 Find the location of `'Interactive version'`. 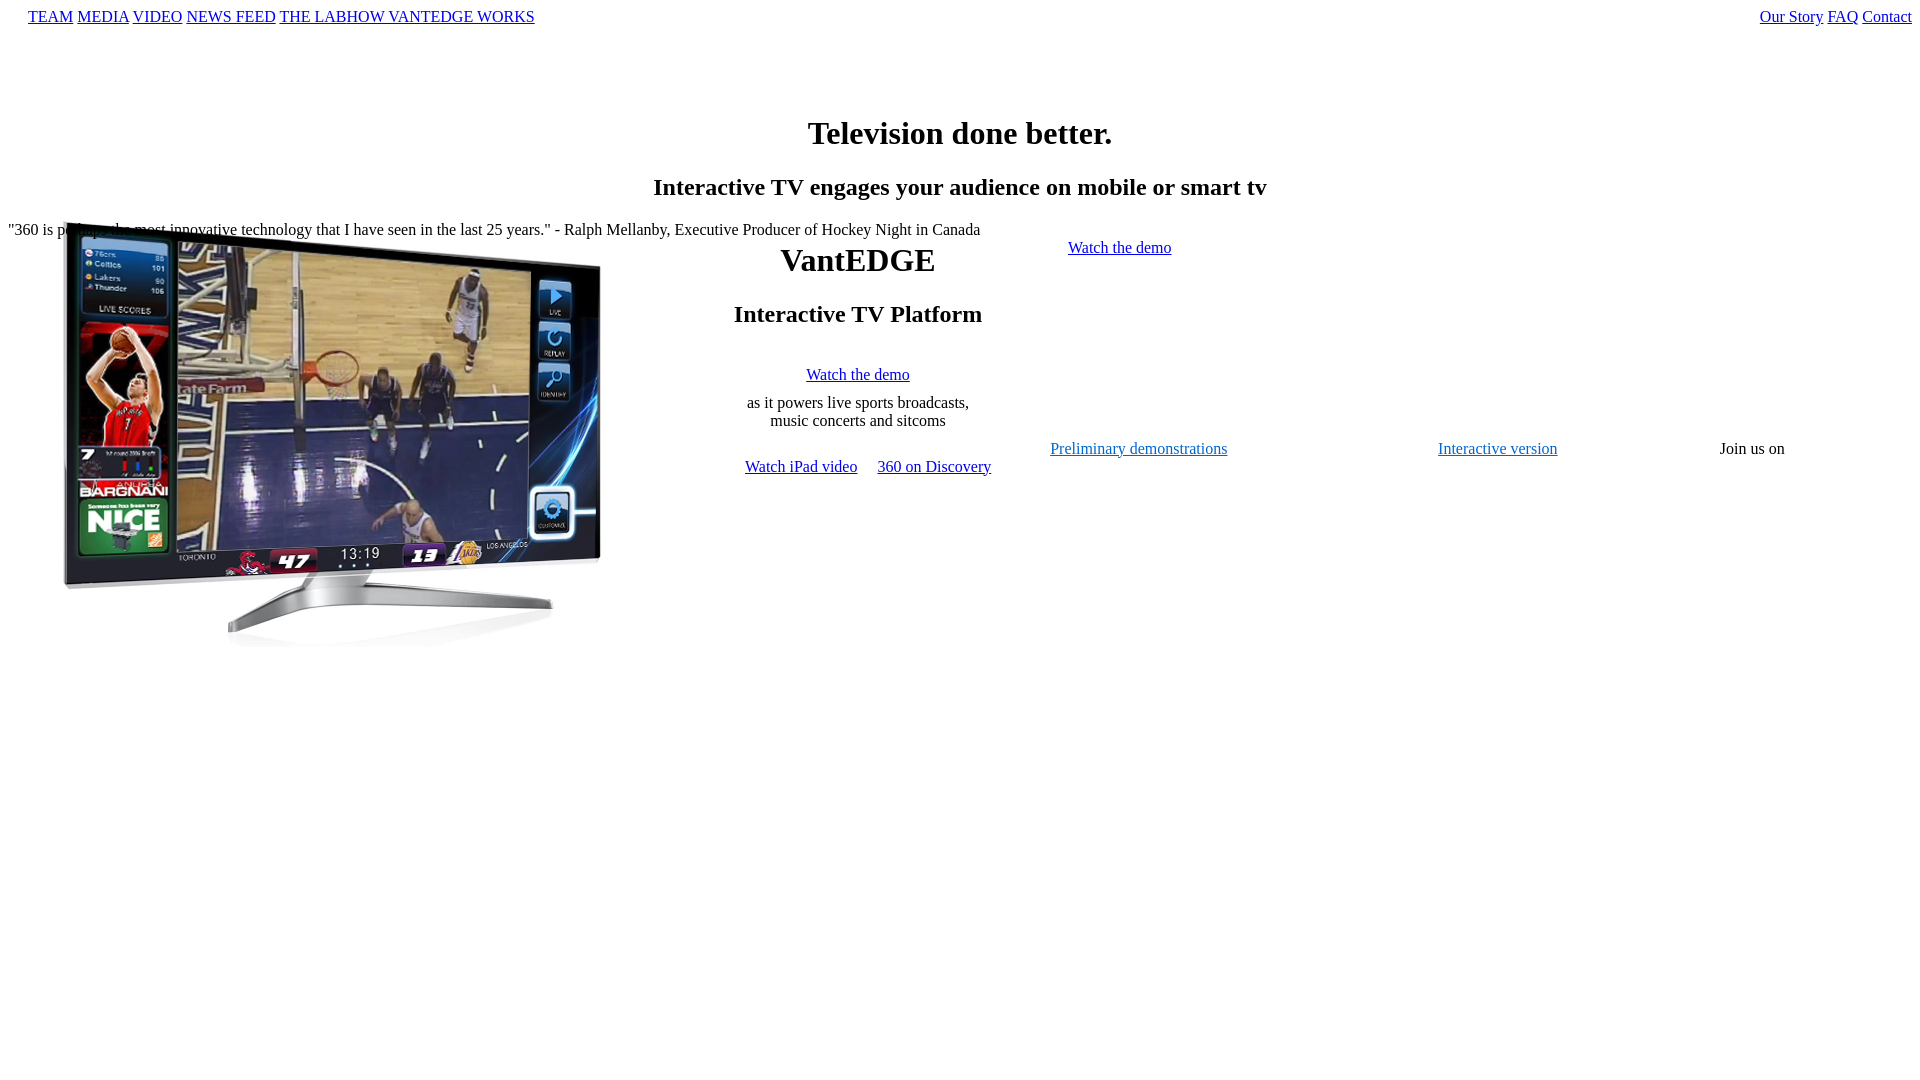

'Interactive version' is located at coordinates (1497, 447).